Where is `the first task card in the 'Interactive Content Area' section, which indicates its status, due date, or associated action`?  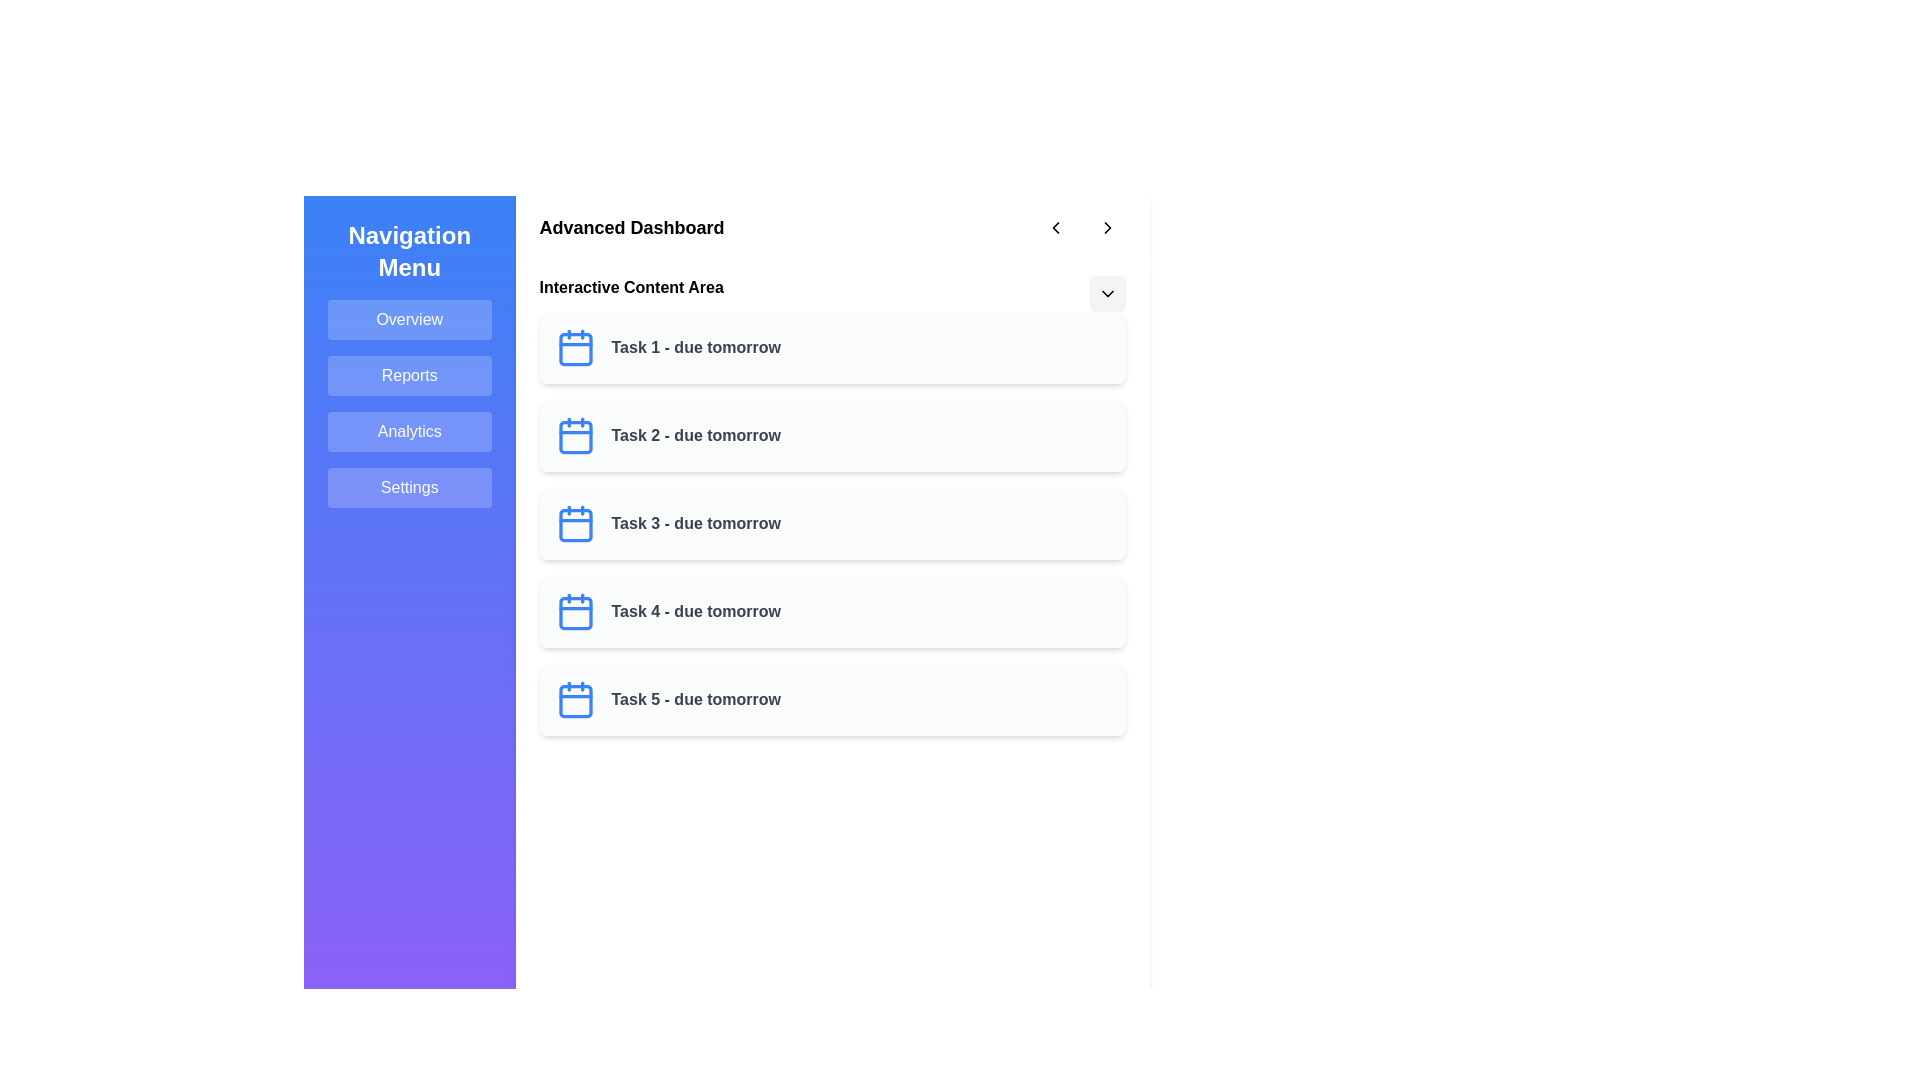 the first task card in the 'Interactive Content Area' section, which indicates its status, due date, or associated action is located at coordinates (832, 346).